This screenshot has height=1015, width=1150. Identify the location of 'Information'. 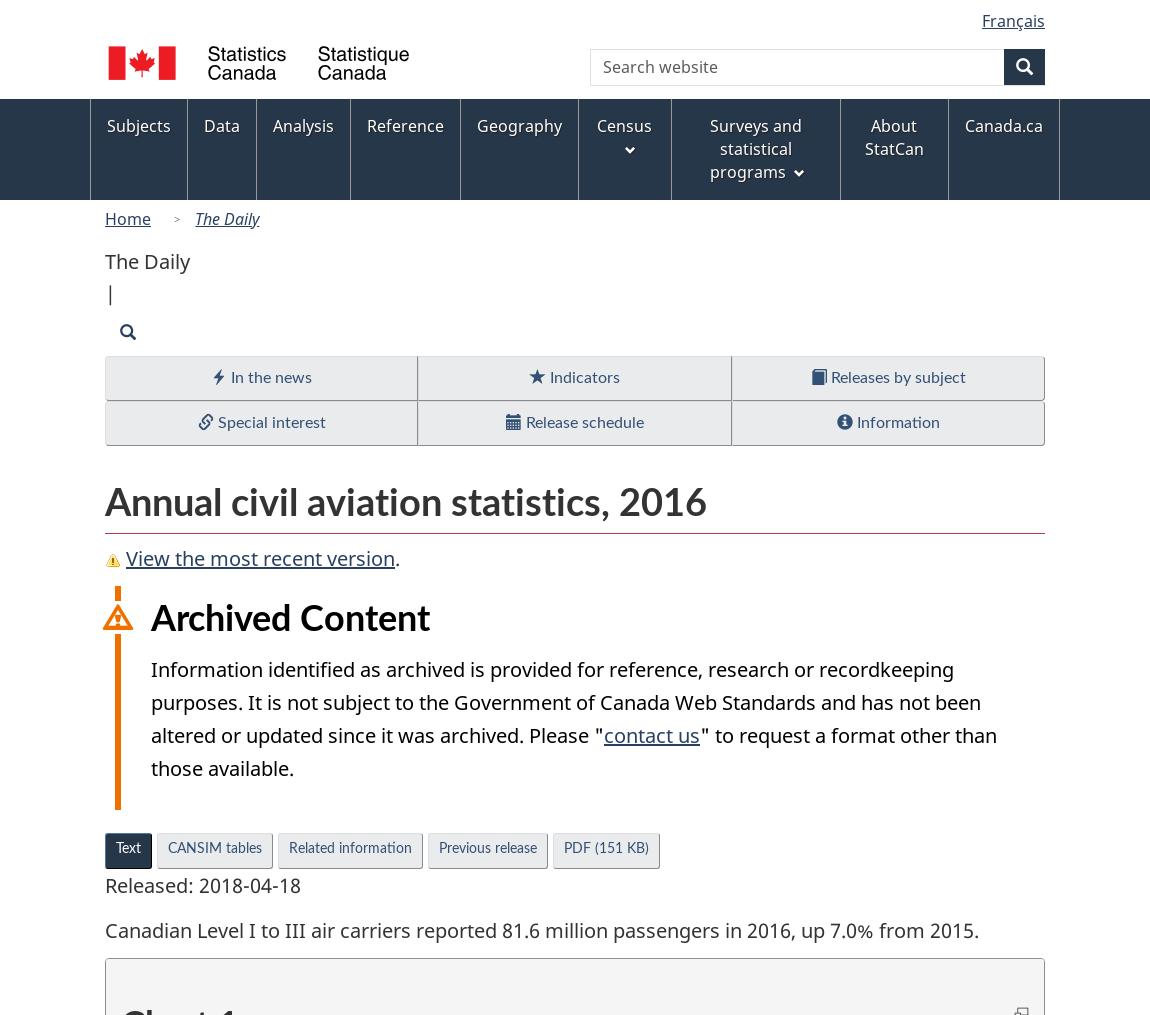
(895, 422).